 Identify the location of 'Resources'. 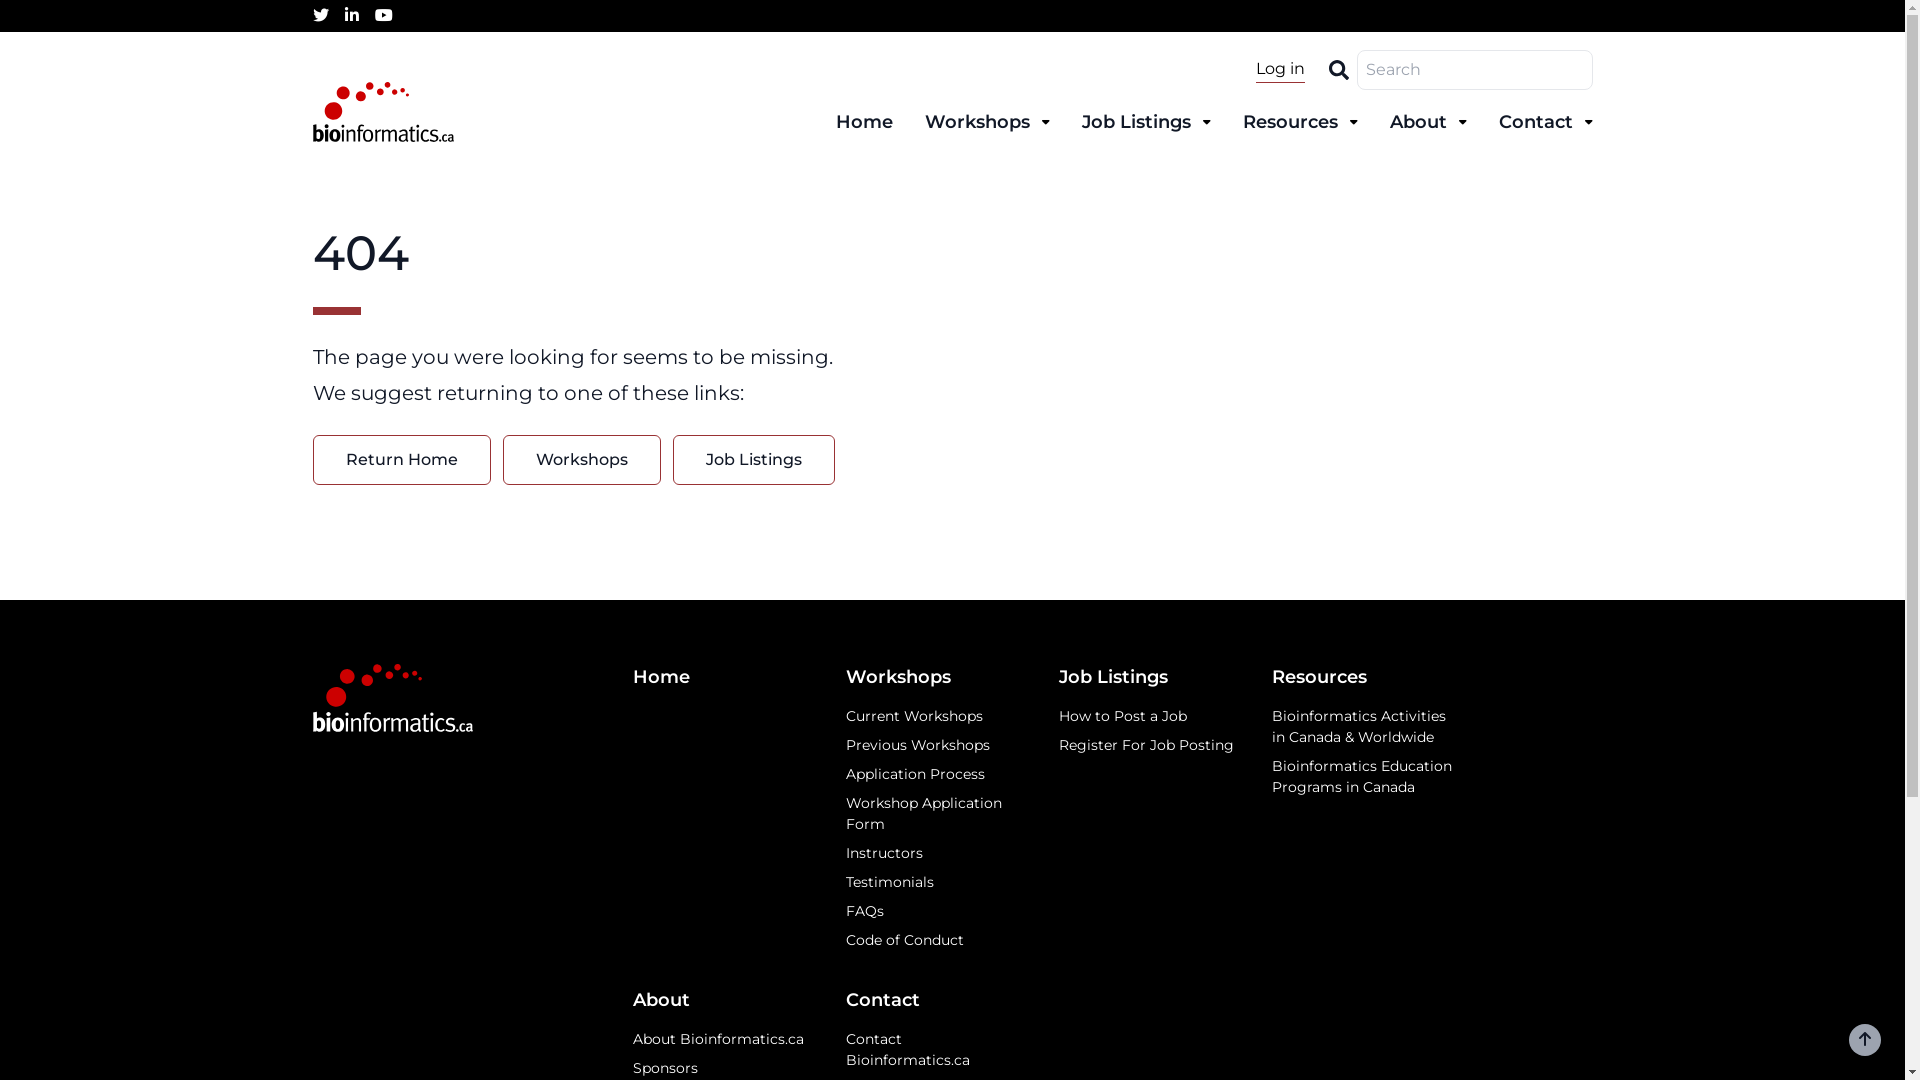
(1299, 122).